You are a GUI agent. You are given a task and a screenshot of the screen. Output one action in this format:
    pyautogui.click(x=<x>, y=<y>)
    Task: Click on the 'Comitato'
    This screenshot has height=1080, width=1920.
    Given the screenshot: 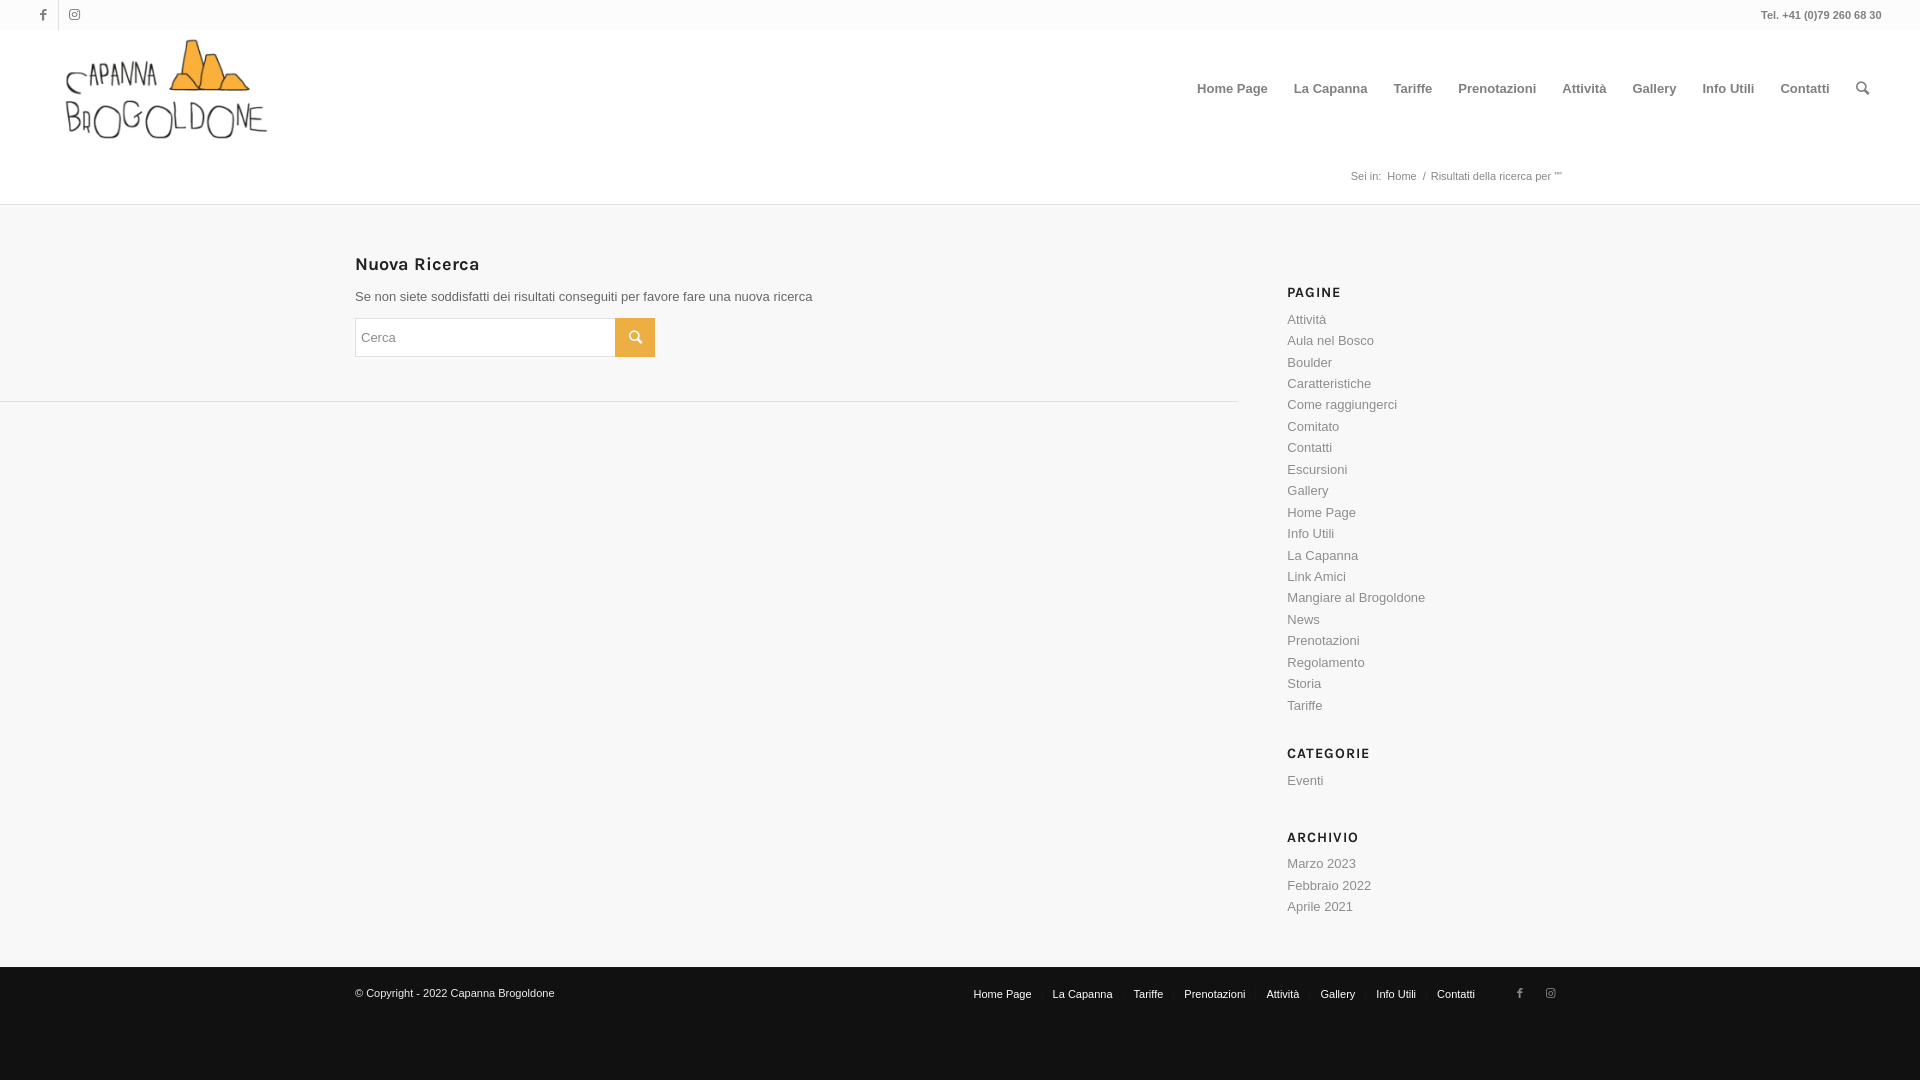 What is the action you would take?
    pyautogui.click(x=1286, y=425)
    